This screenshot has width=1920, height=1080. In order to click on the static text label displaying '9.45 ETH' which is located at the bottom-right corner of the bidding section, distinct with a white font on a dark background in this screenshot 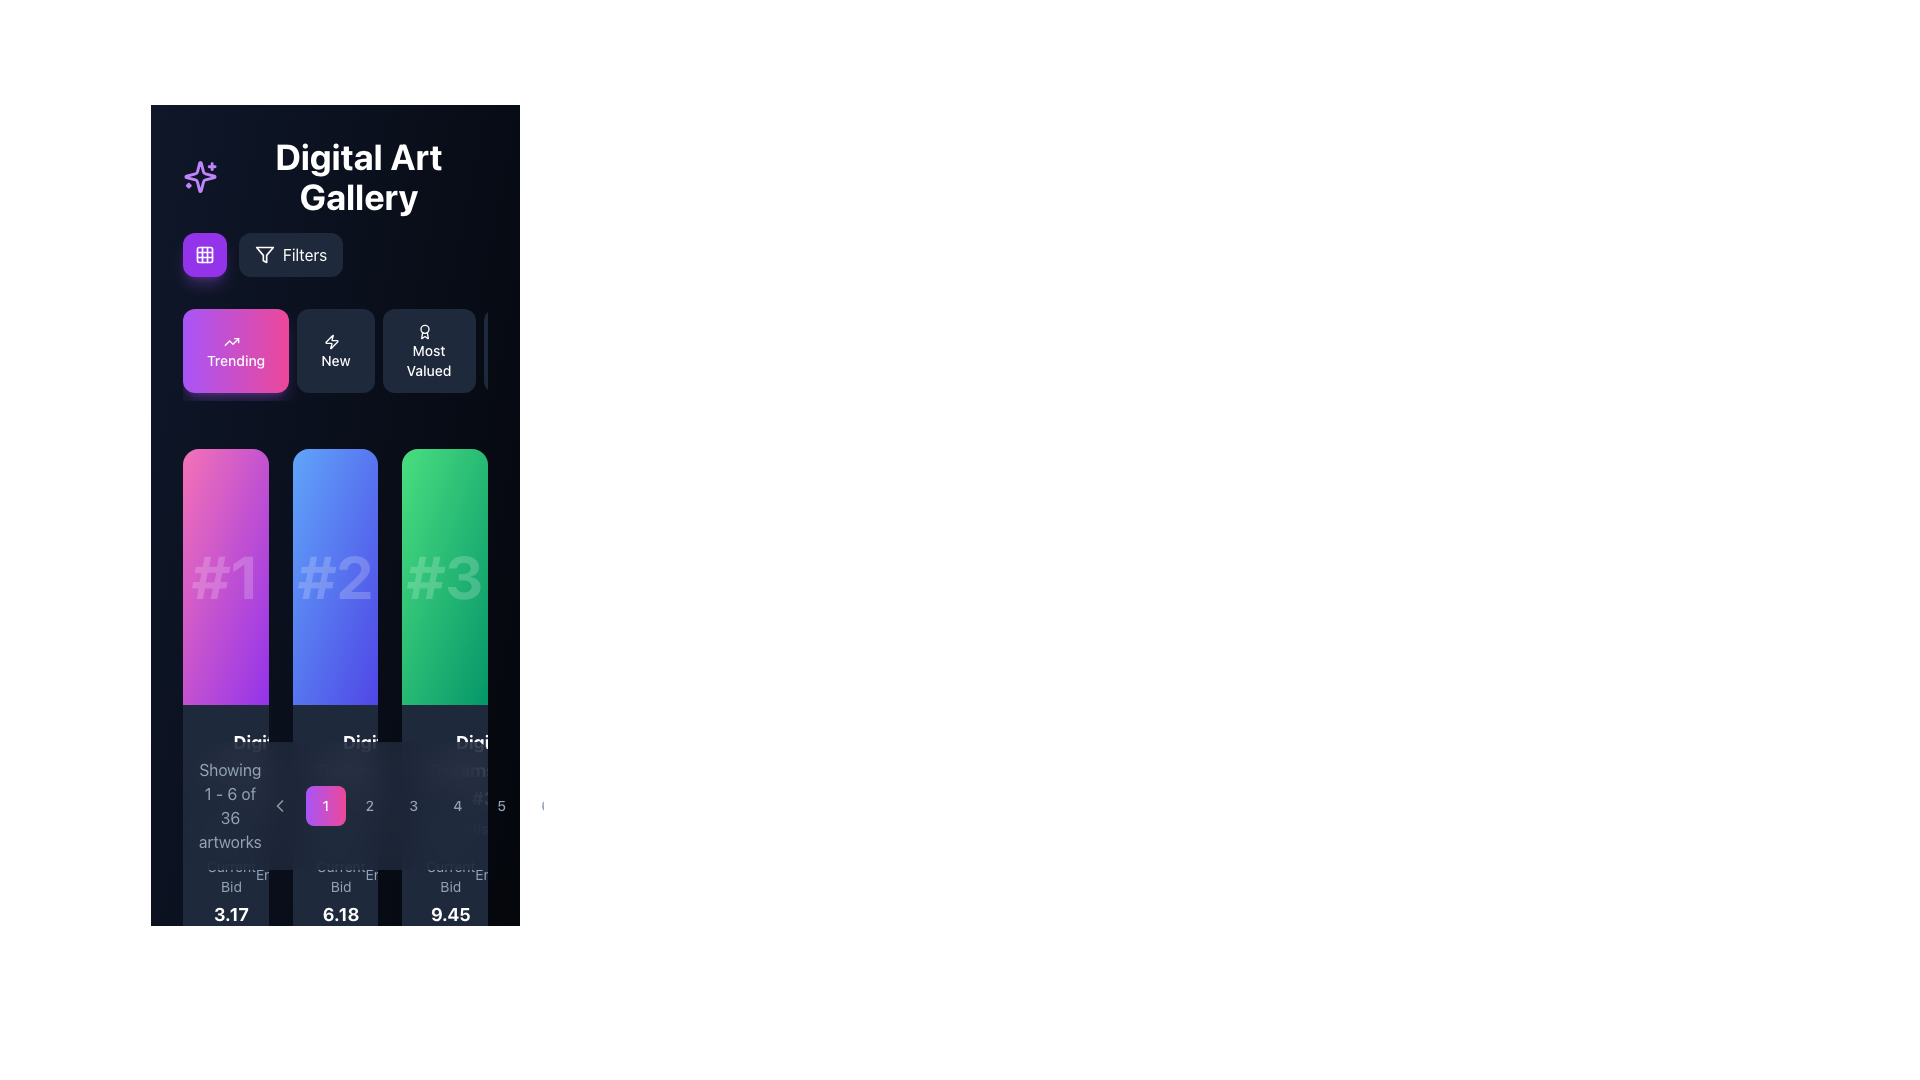, I will do `click(449, 929)`.